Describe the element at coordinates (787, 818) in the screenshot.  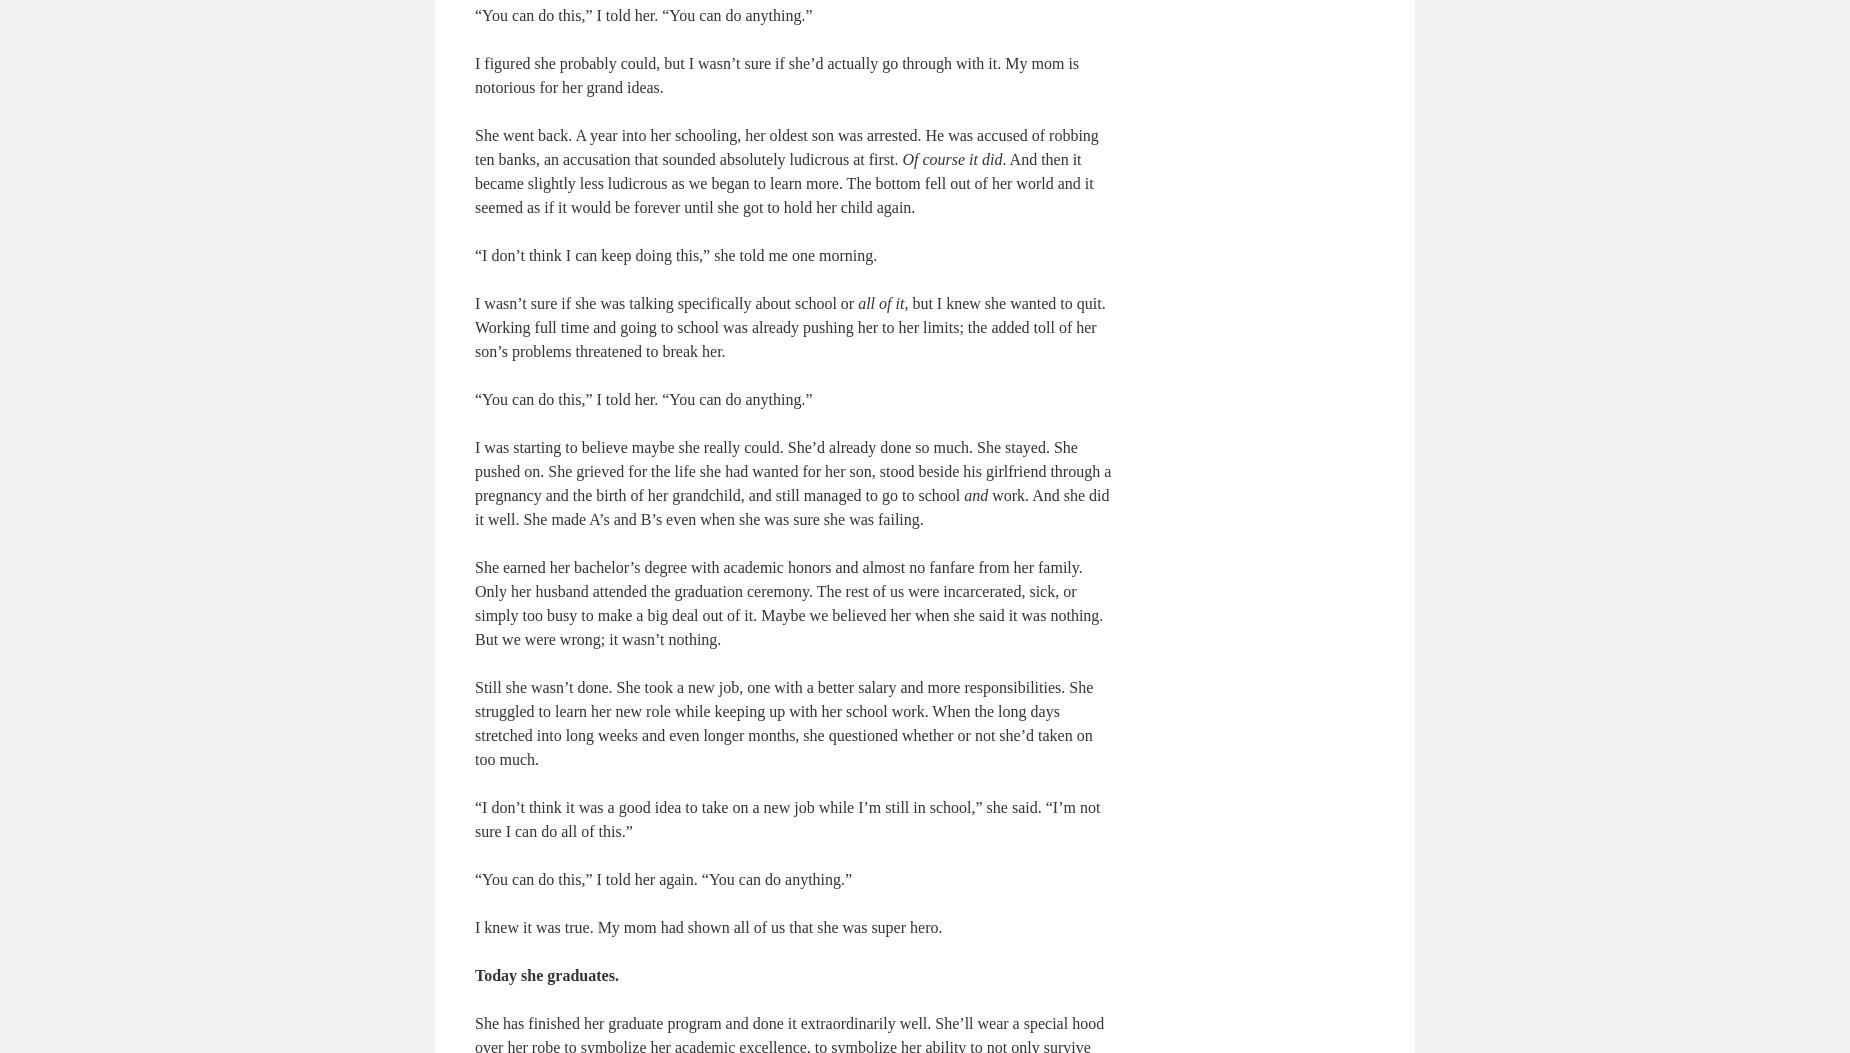
I see `'“I don’t think it was a good idea to take on a new job while I’m still in school,” she said. “I’m not sure I can do all of this.”'` at that location.